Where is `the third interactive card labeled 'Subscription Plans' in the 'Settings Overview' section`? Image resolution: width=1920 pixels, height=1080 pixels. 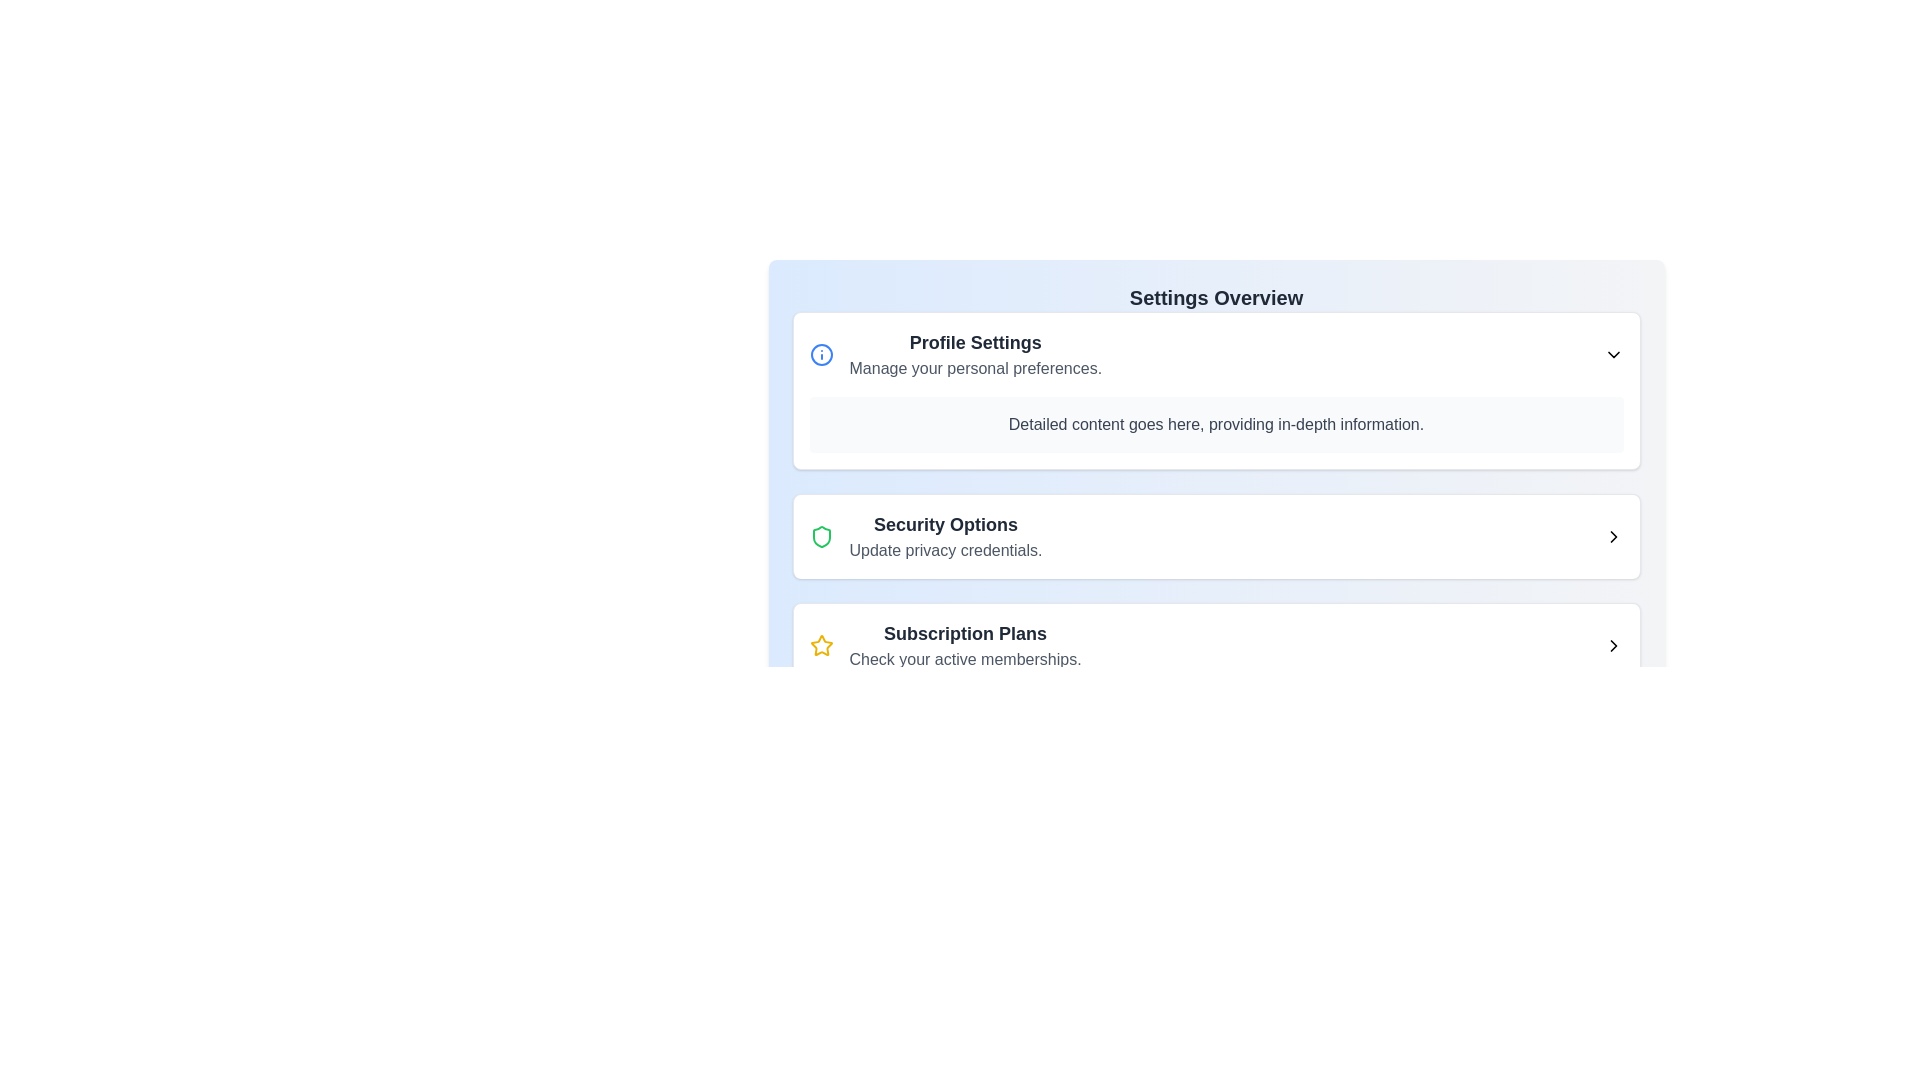 the third interactive card labeled 'Subscription Plans' in the 'Settings Overview' section is located at coordinates (1215, 645).